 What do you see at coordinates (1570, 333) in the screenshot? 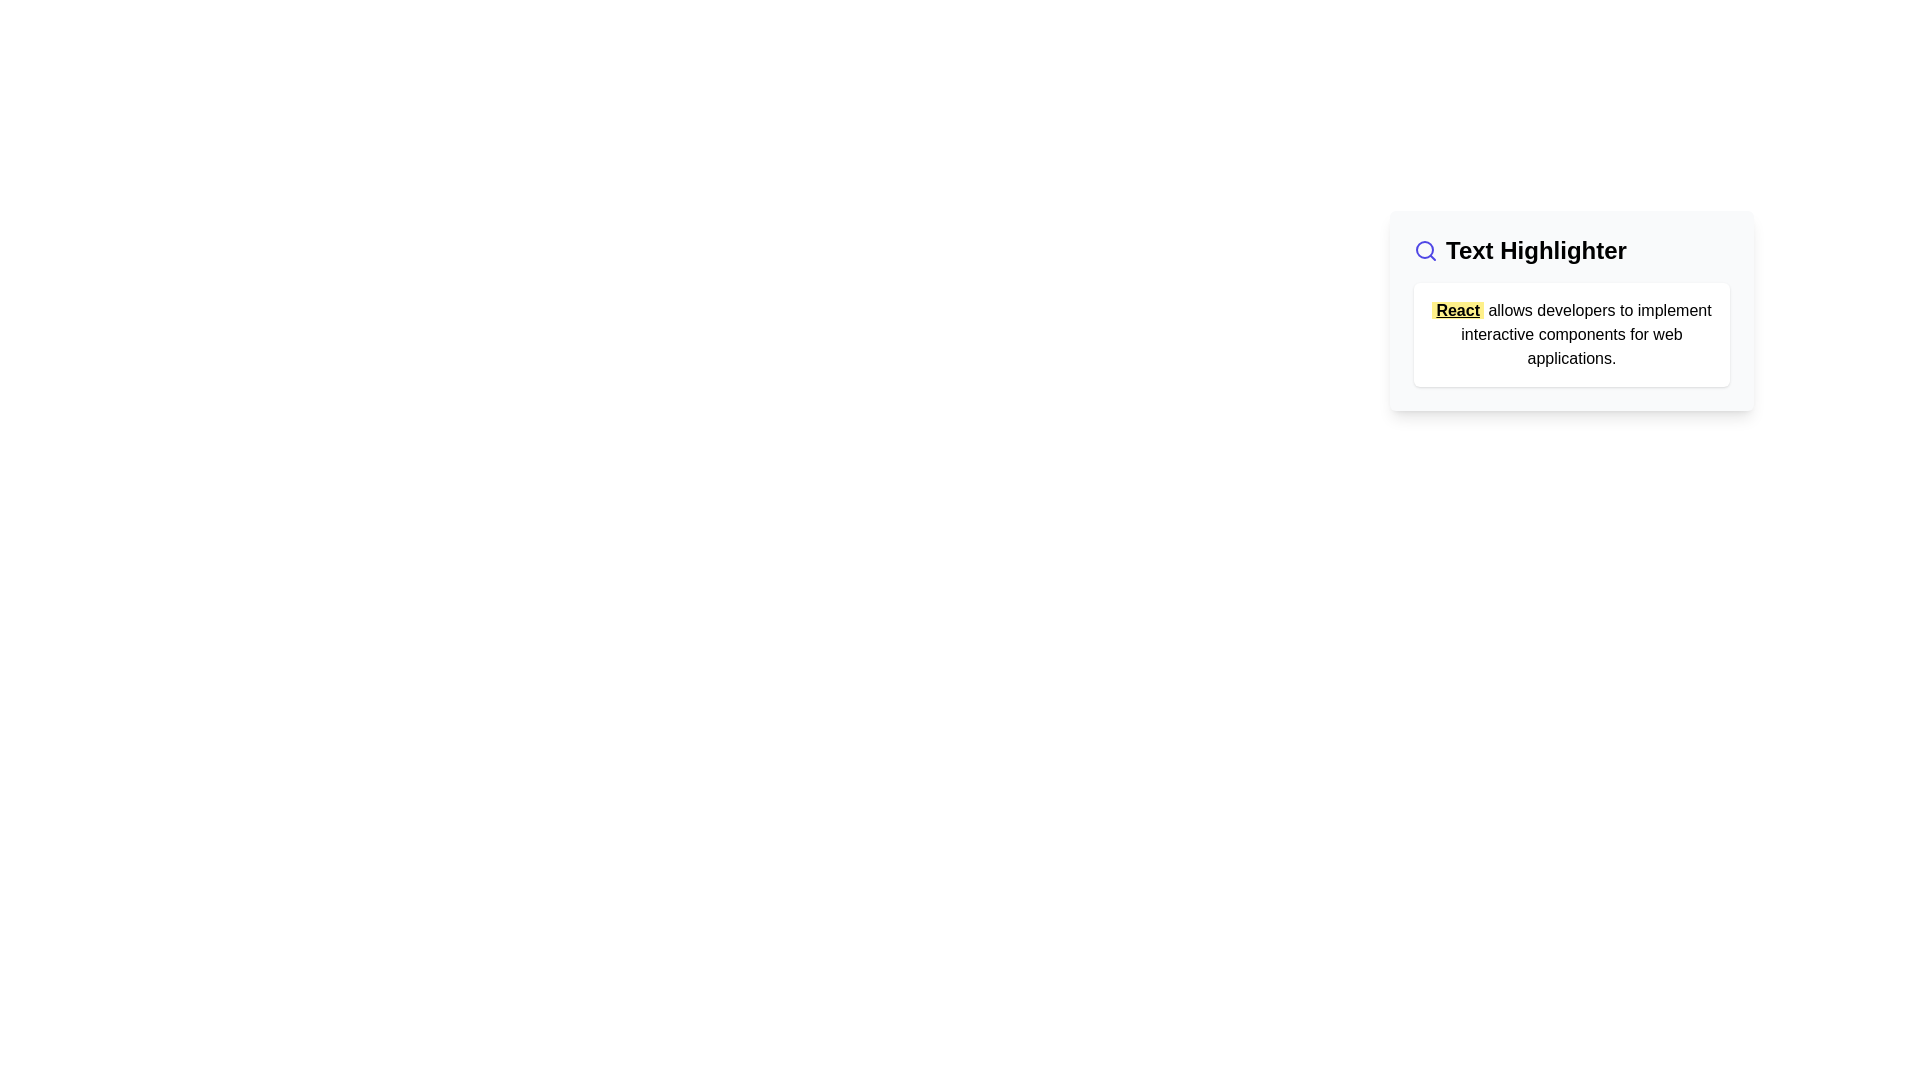
I see `the styled word 'React' located at the start of the descriptive text about React in the context of software or web development, if it is interactive` at bounding box center [1570, 333].